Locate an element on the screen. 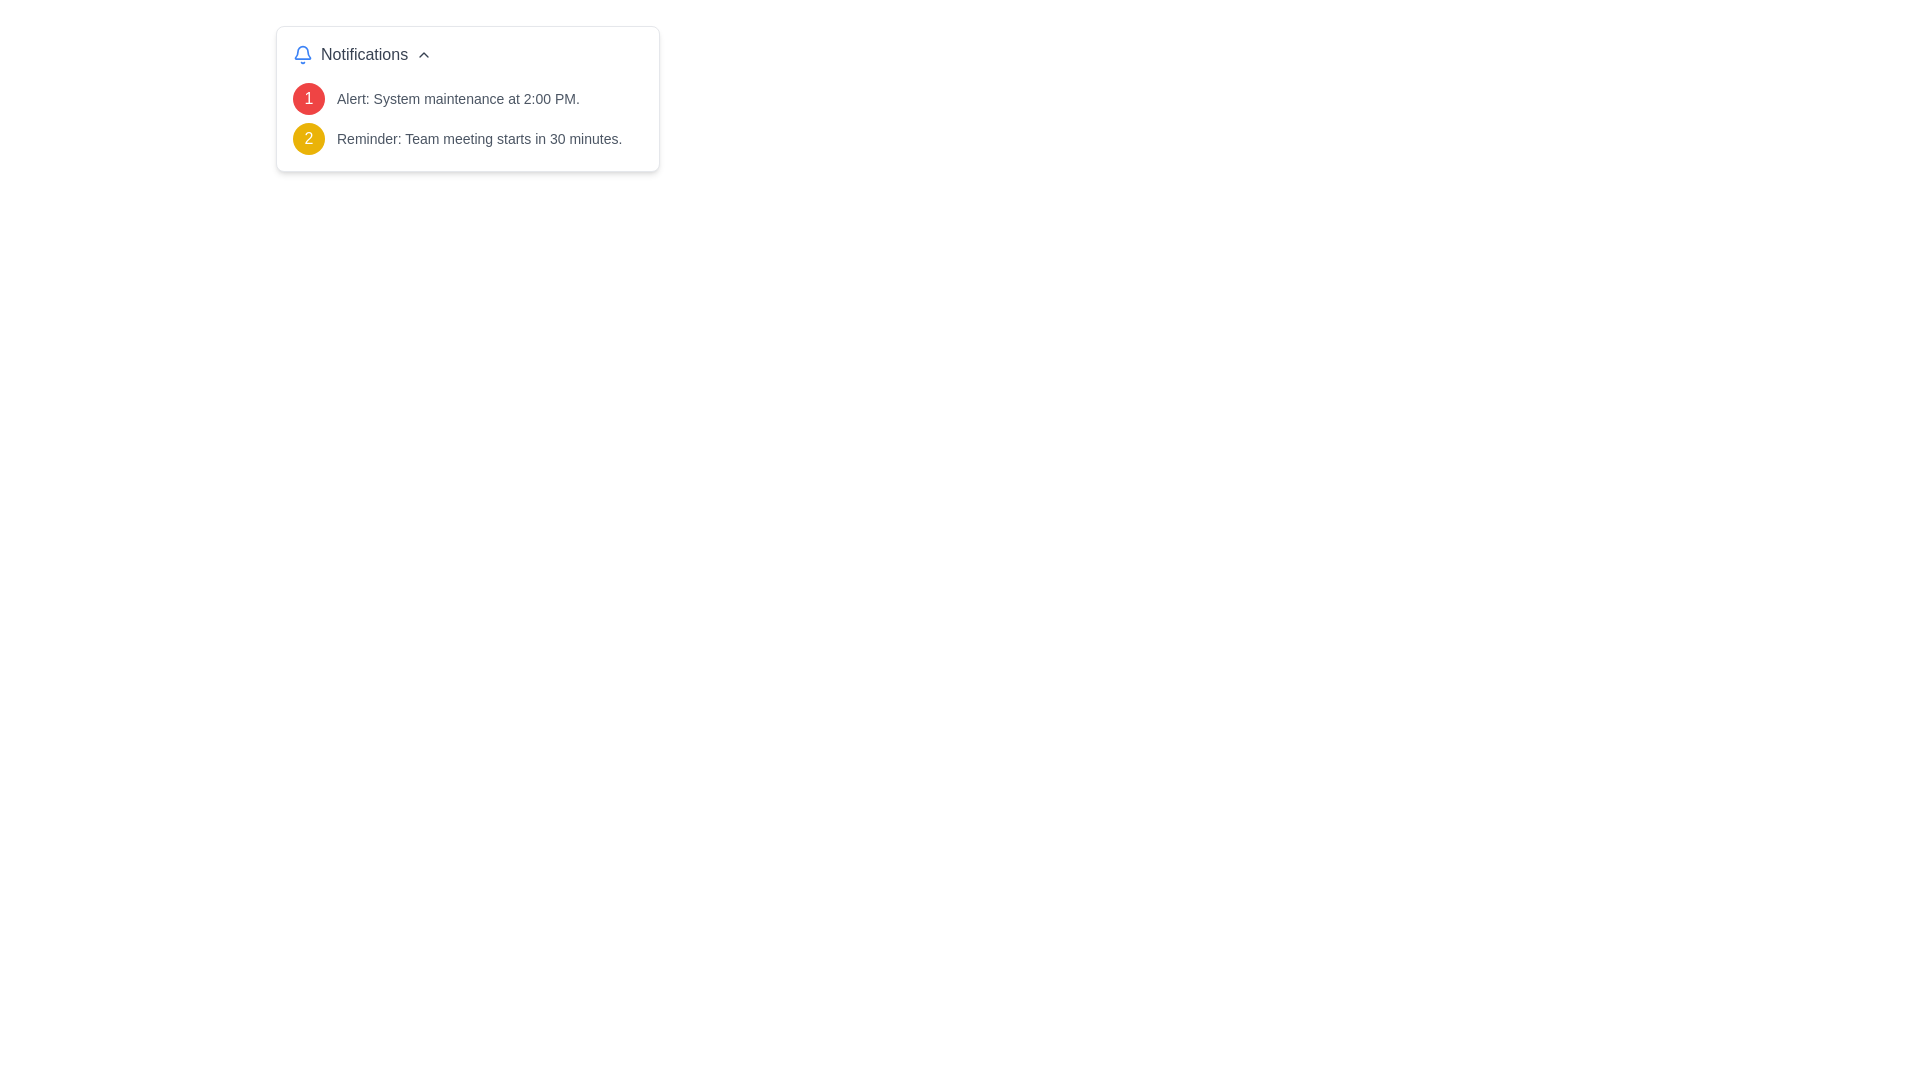  the Notification list located within the 'Notifications' box is located at coordinates (466, 119).